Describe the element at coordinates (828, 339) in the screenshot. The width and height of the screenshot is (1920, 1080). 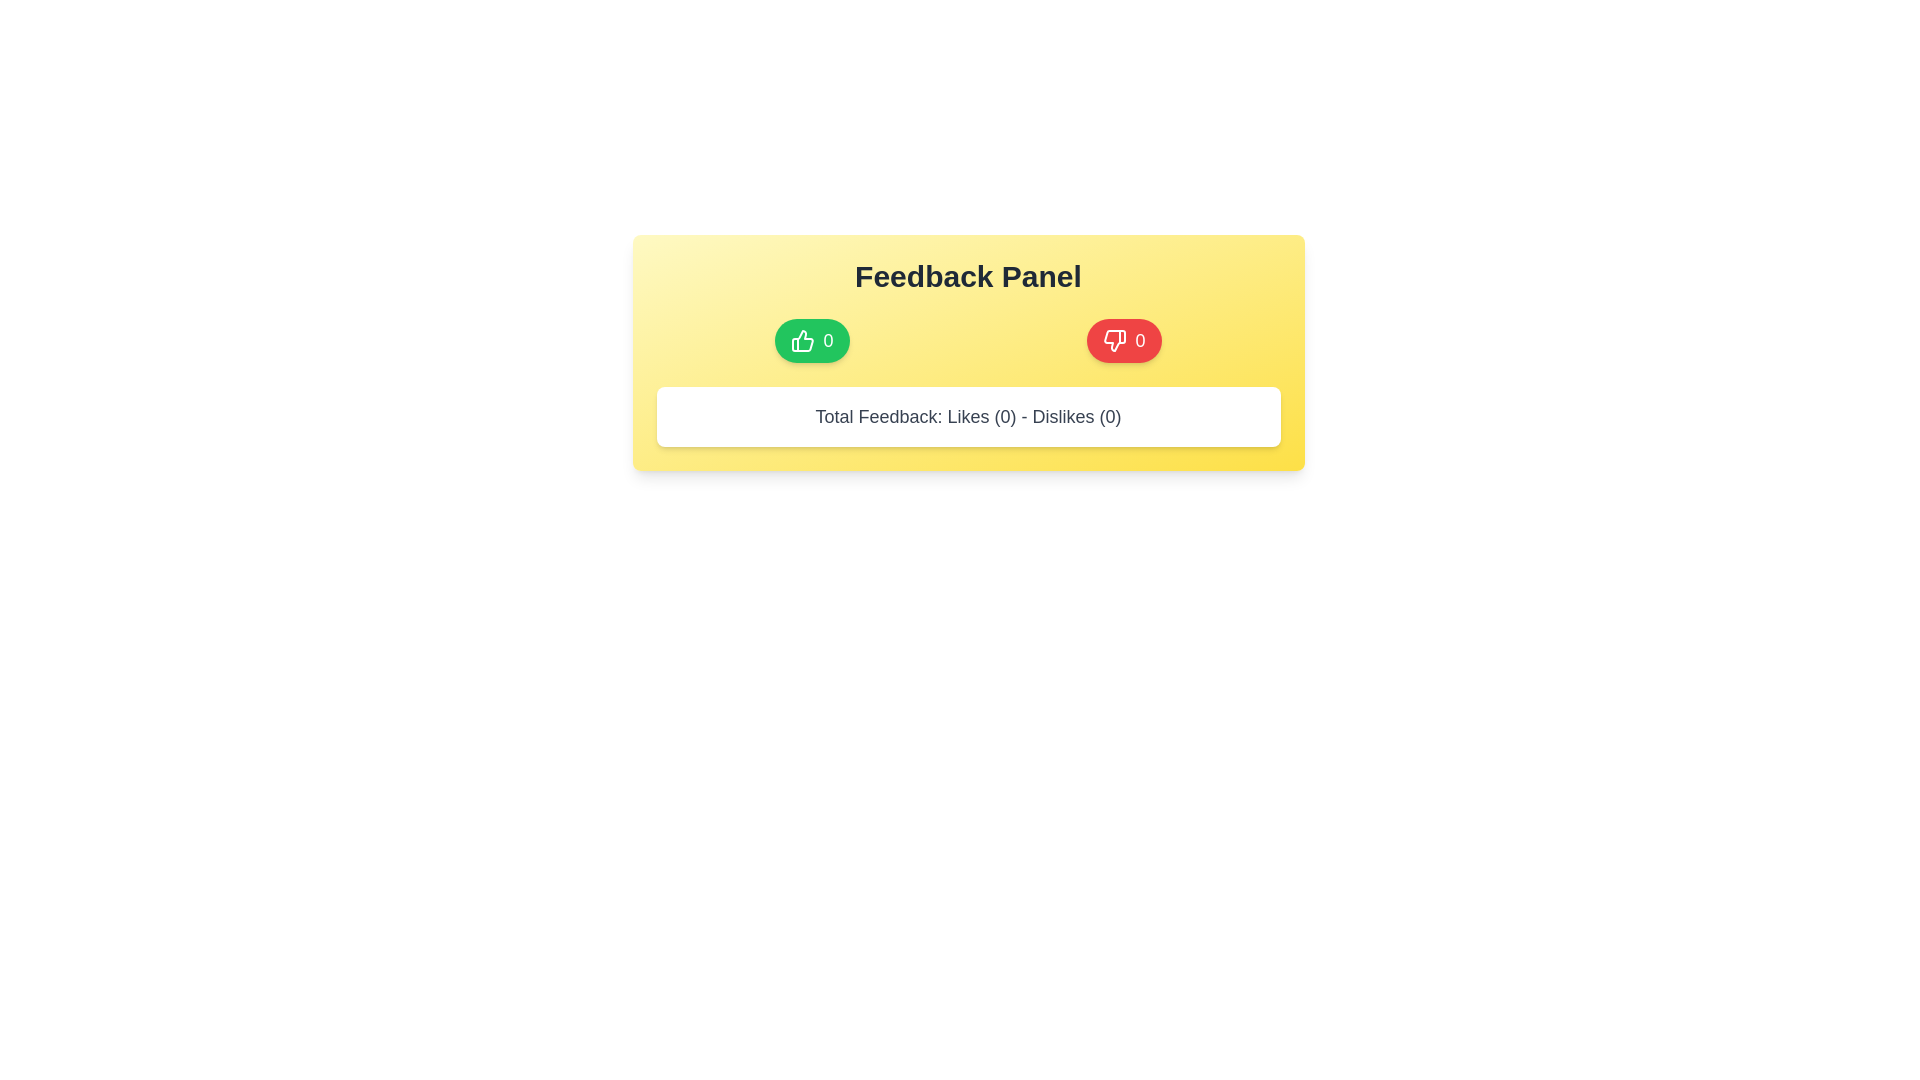
I see `the green 'like' button to increment the count displayed in the text label` at that location.